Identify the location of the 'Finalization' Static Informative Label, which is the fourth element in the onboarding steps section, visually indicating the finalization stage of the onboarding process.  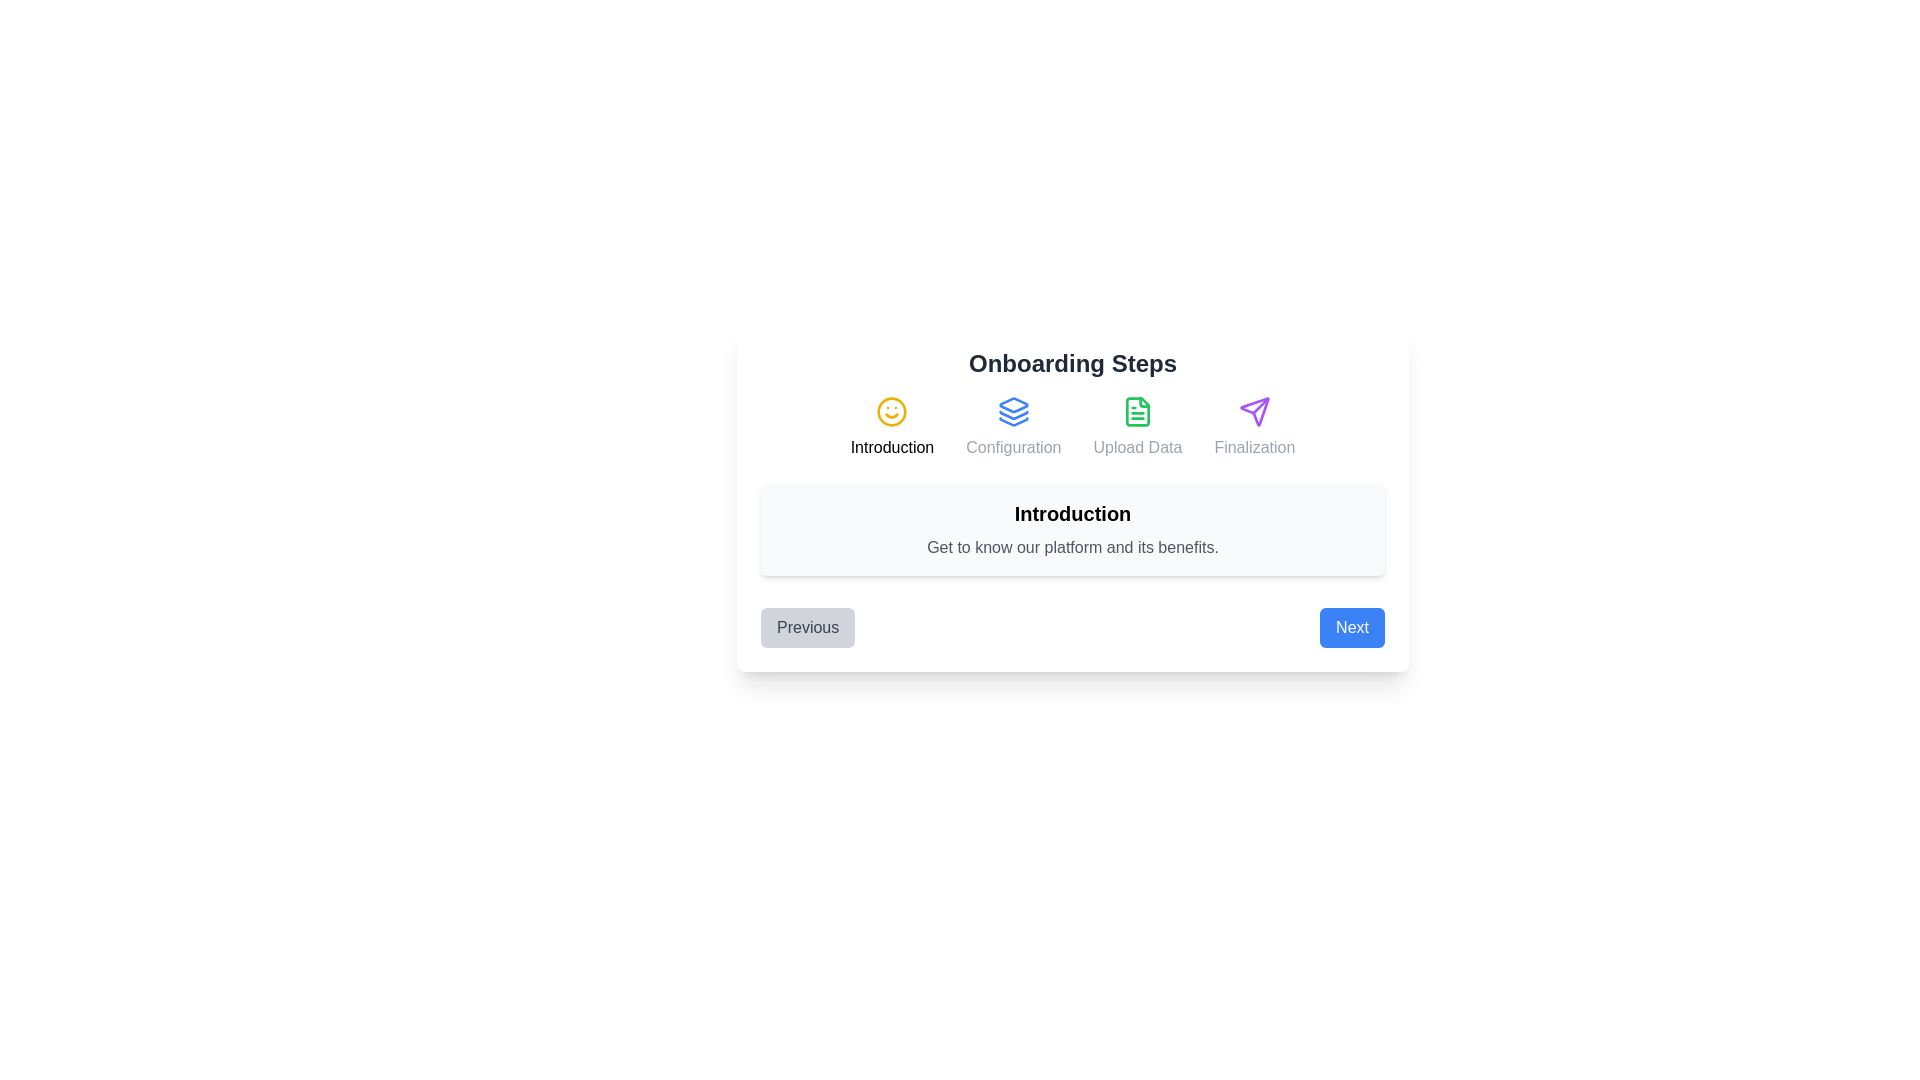
(1253, 427).